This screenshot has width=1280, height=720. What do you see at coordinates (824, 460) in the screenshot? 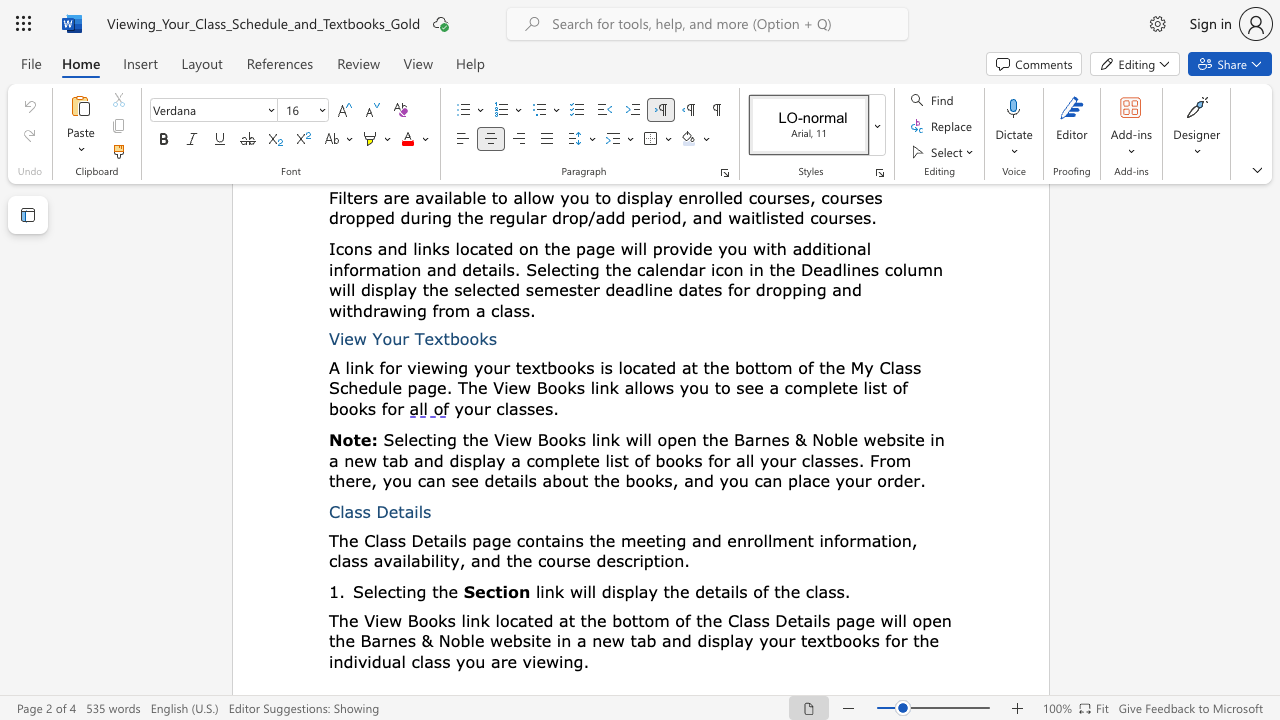
I see `the subset text "sses. From there, you can see details about the books, and you can place you" within the text "Selecting the View Books link will open the Barnes & Noble website in a new tab and display a complete list of books for all your classes. From there, you can see details about the books, and you can place your order"` at bounding box center [824, 460].